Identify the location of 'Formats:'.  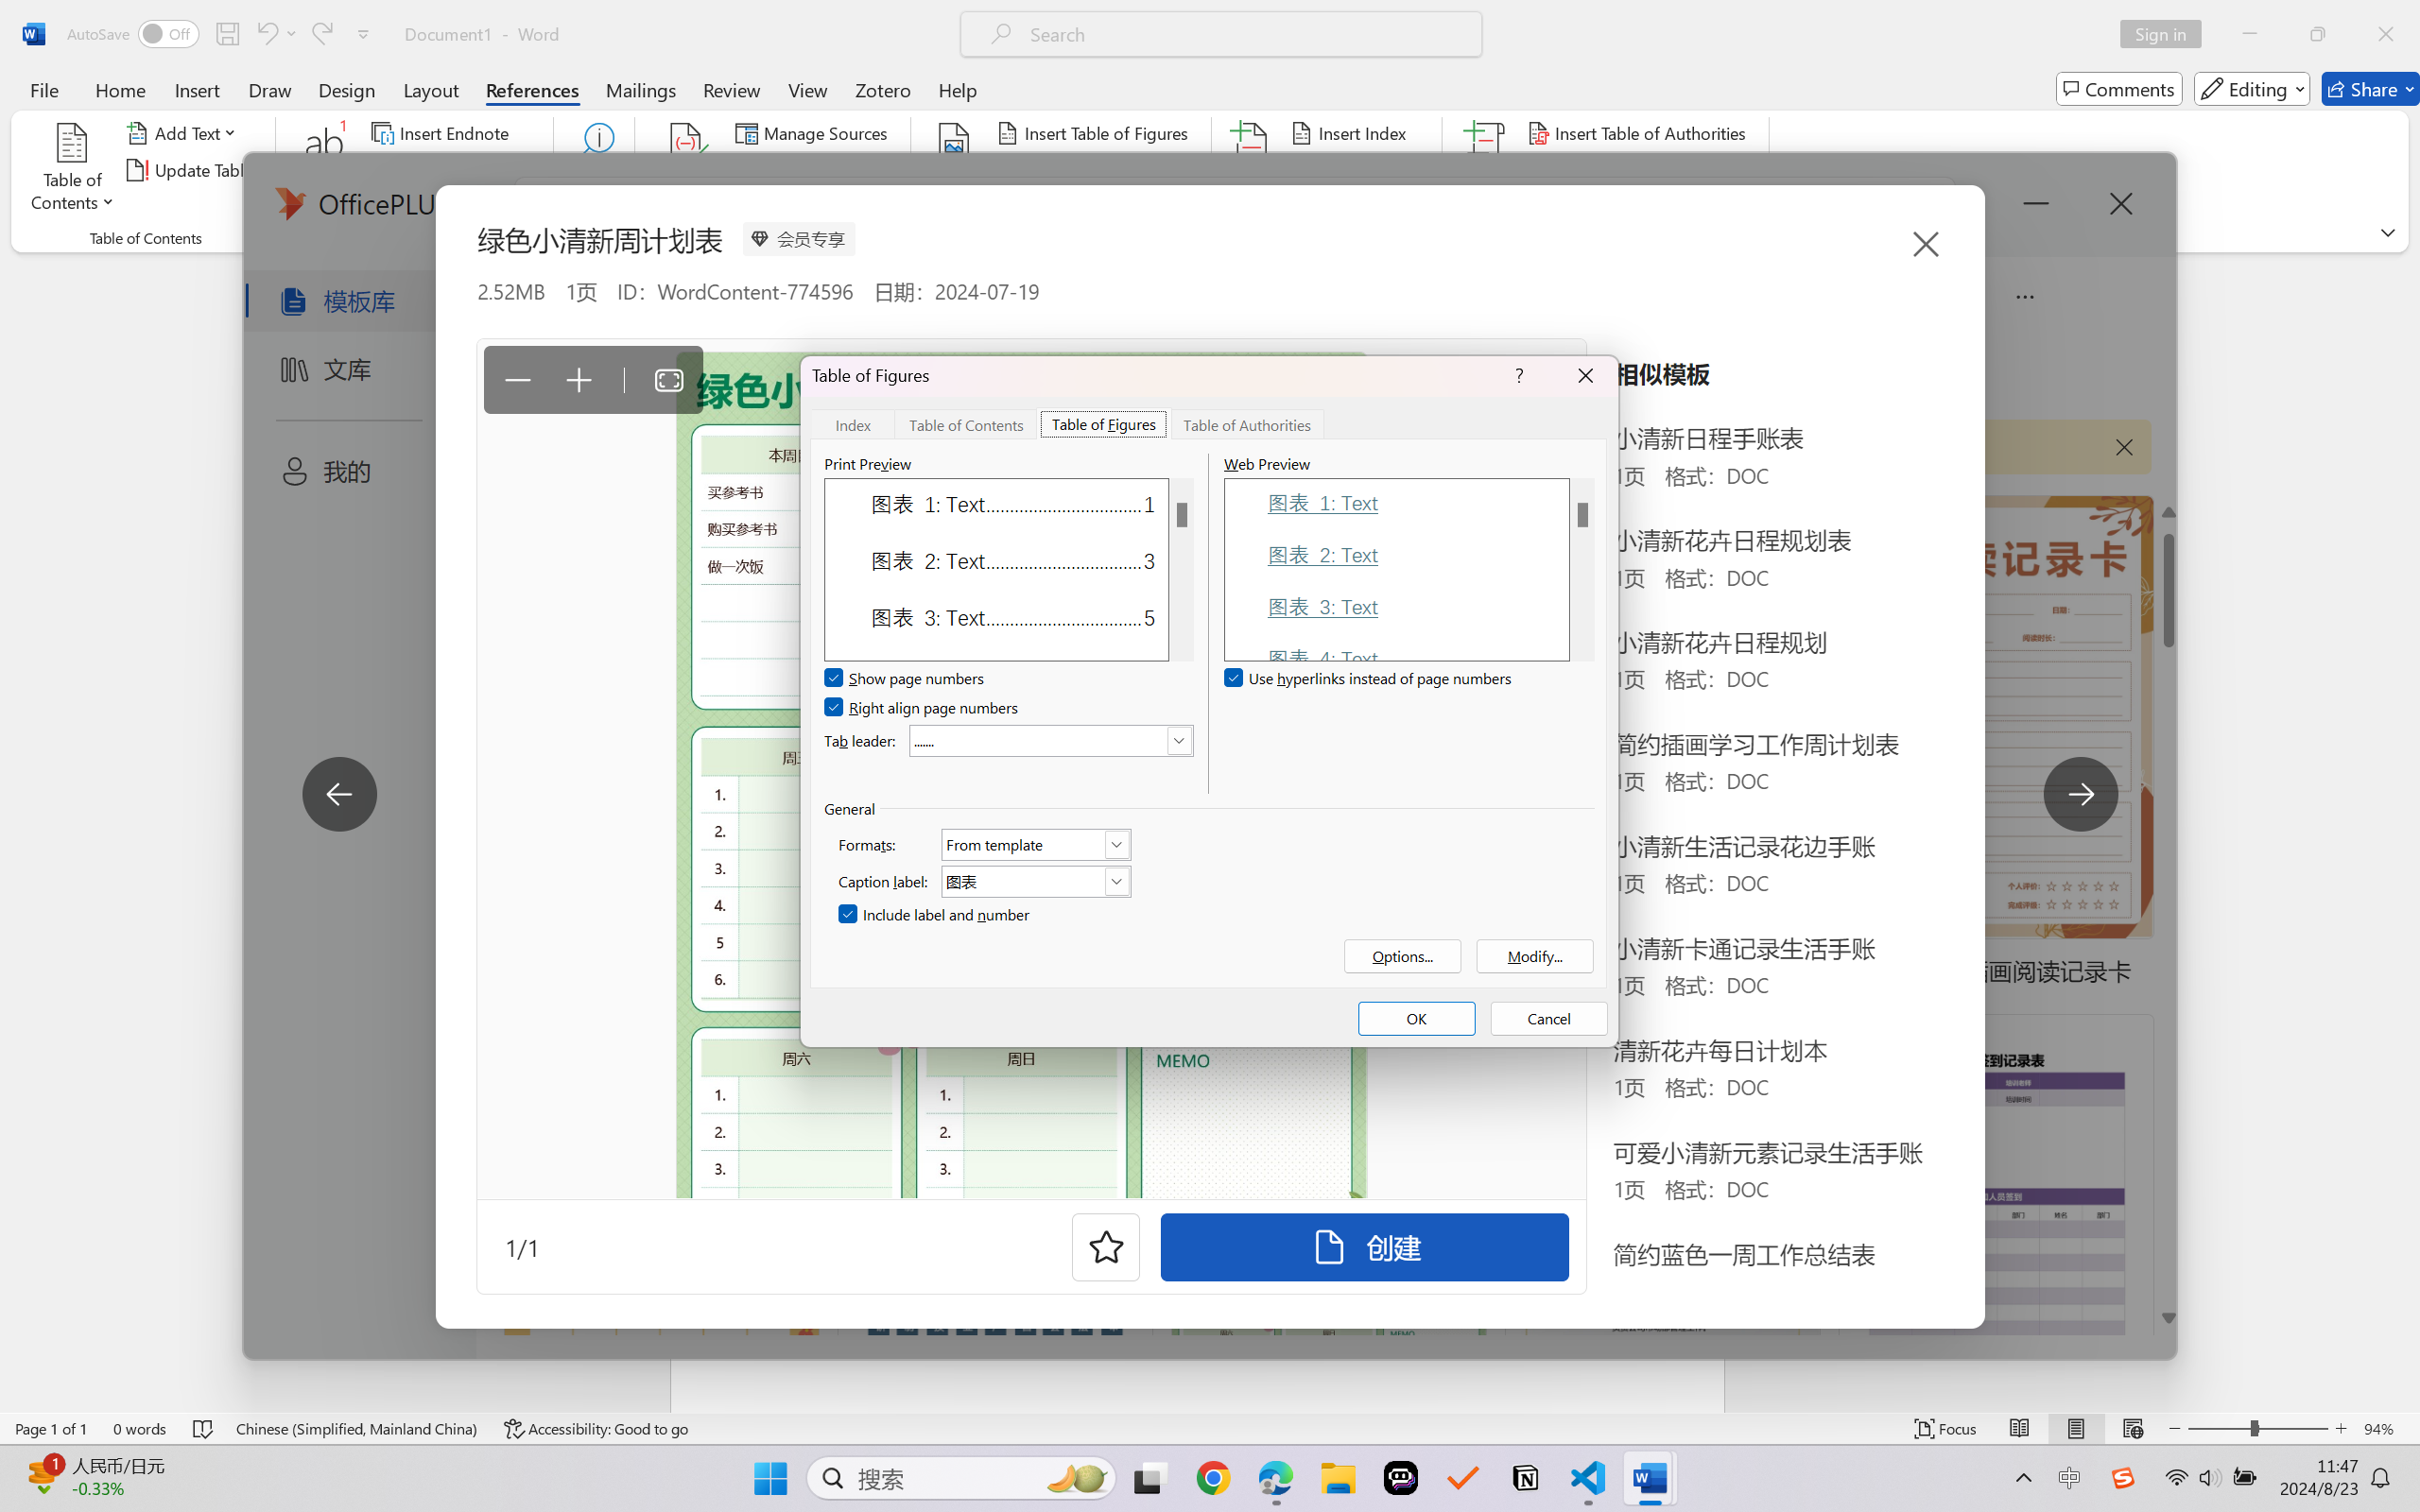
(1036, 843).